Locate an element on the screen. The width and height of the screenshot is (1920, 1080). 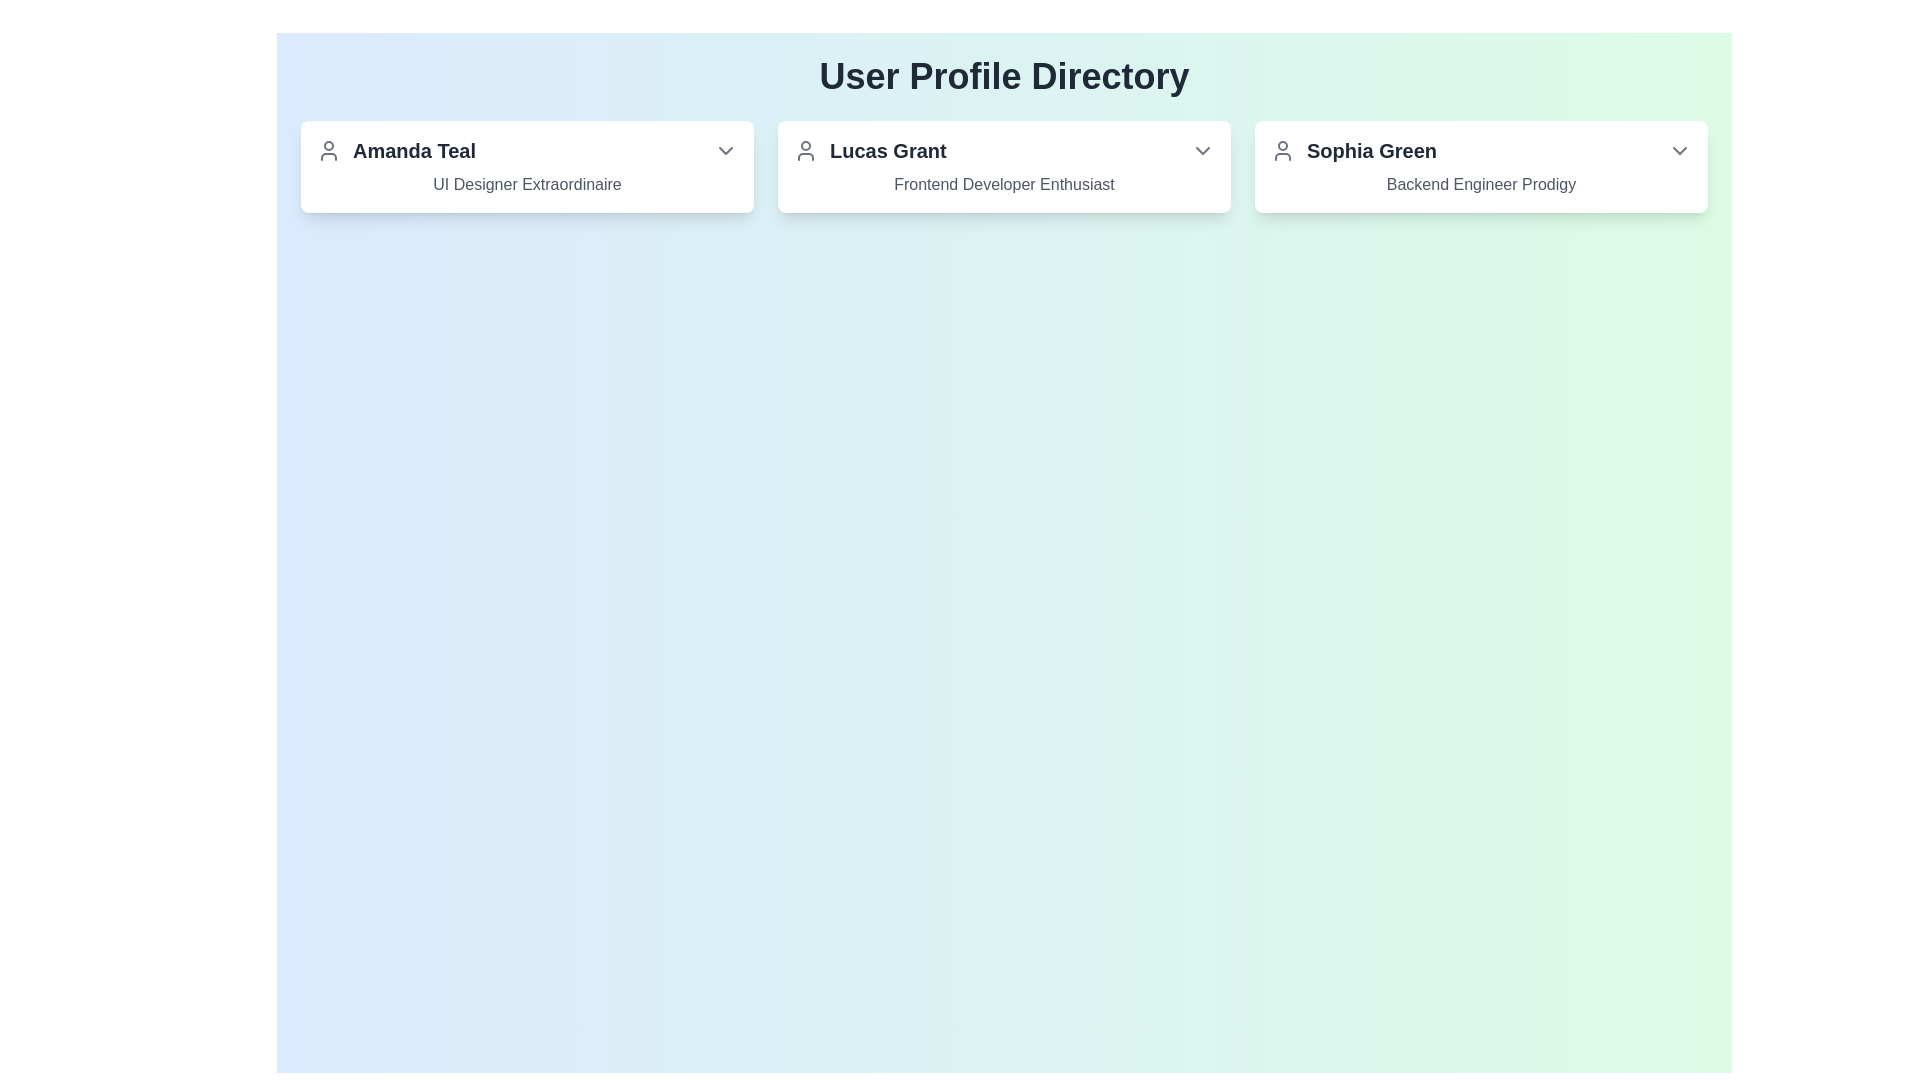
the text label displaying the user 'Amanda Teal' in the profile card located in the top-left section of the interface is located at coordinates (413, 149).